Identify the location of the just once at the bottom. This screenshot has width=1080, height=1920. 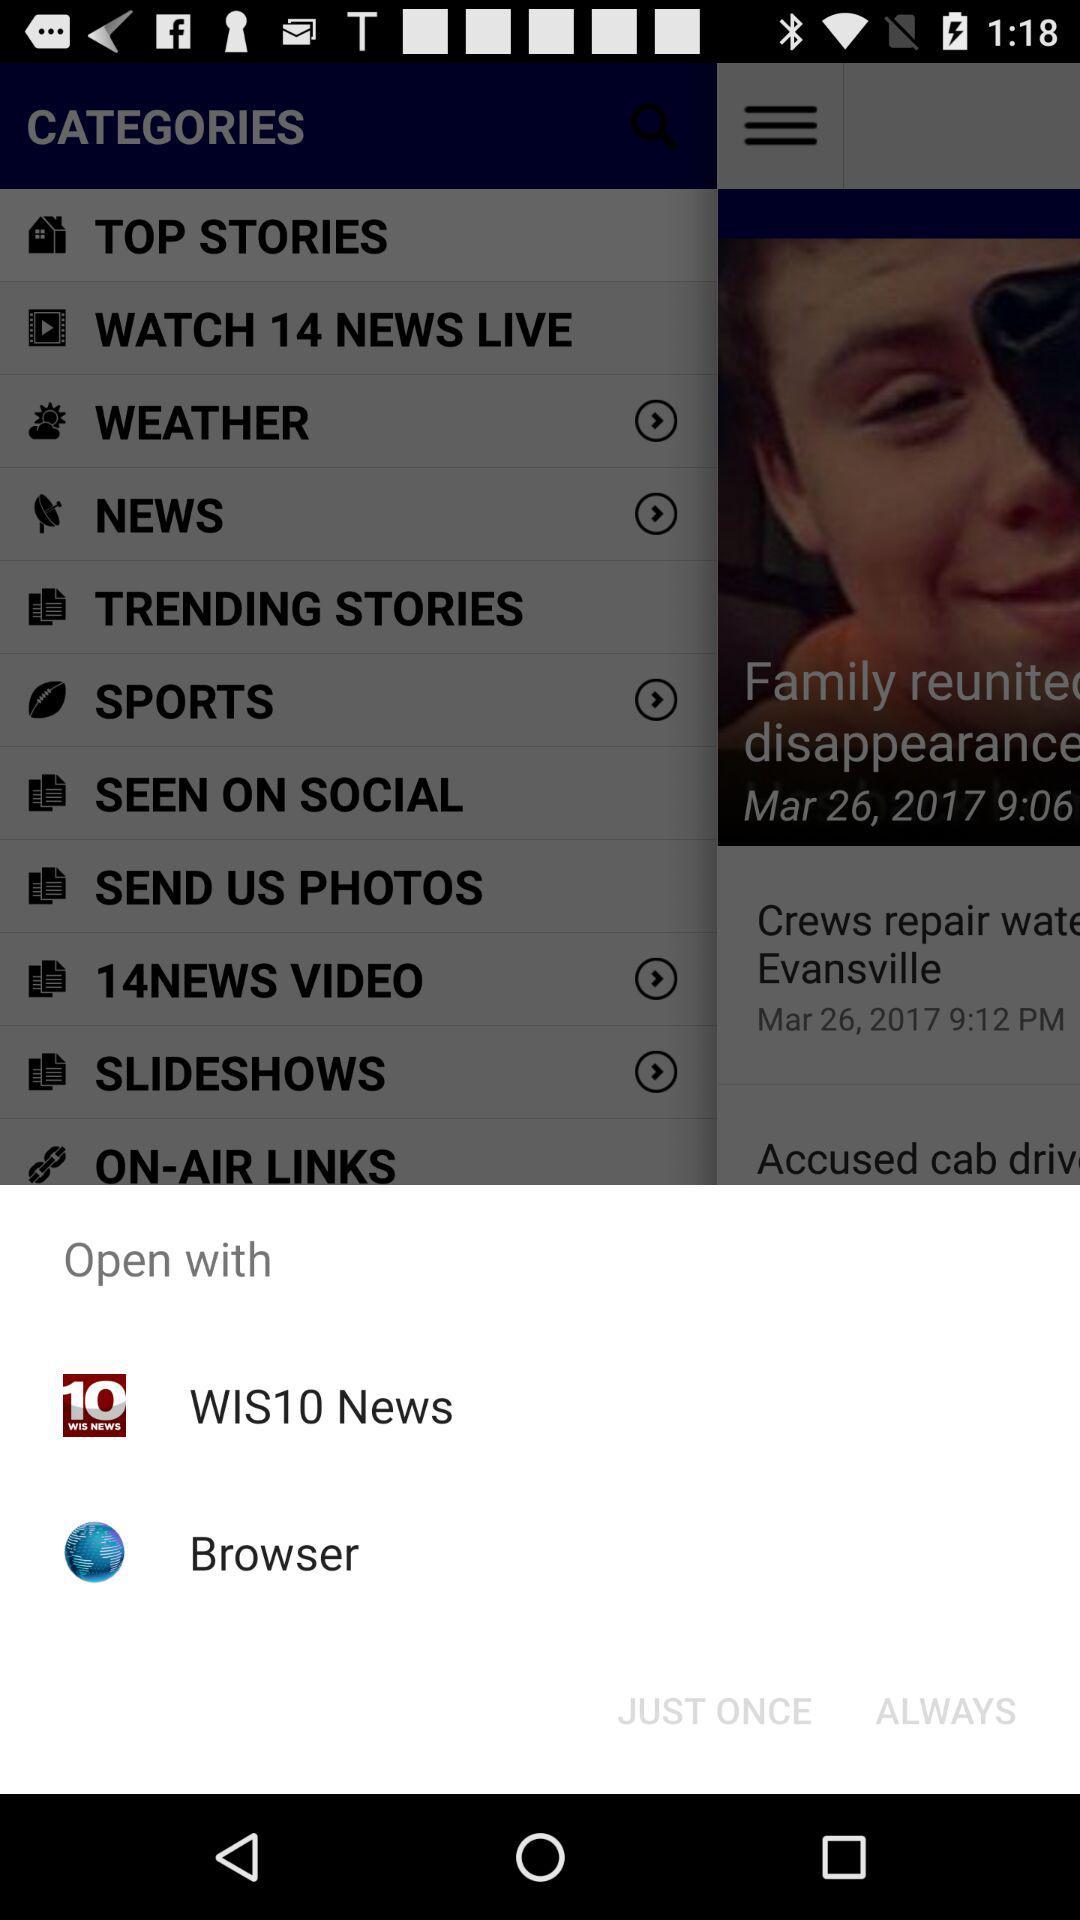
(713, 1708).